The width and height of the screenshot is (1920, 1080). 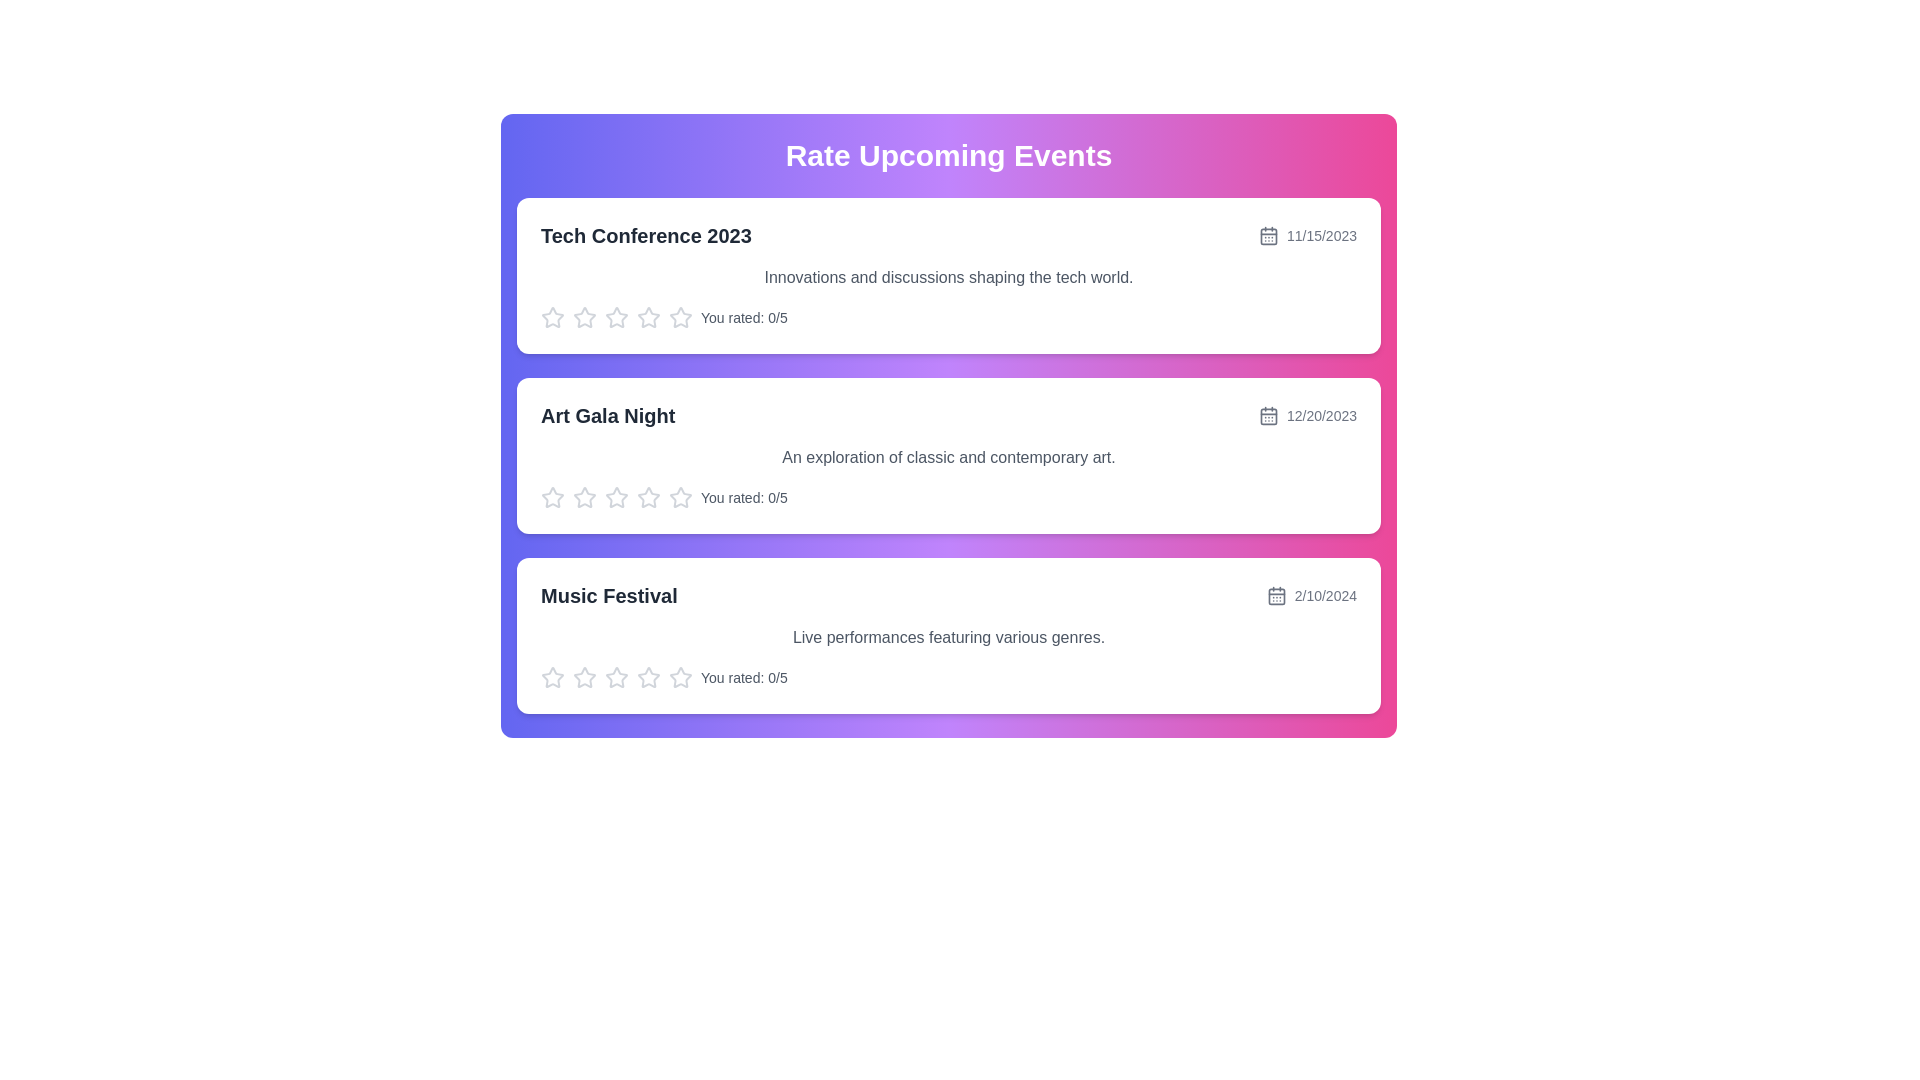 What do you see at coordinates (616, 316) in the screenshot?
I see `the first star-shaped Rating icon in the 'Tech Conference 2023' rating section` at bounding box center [616, 316].